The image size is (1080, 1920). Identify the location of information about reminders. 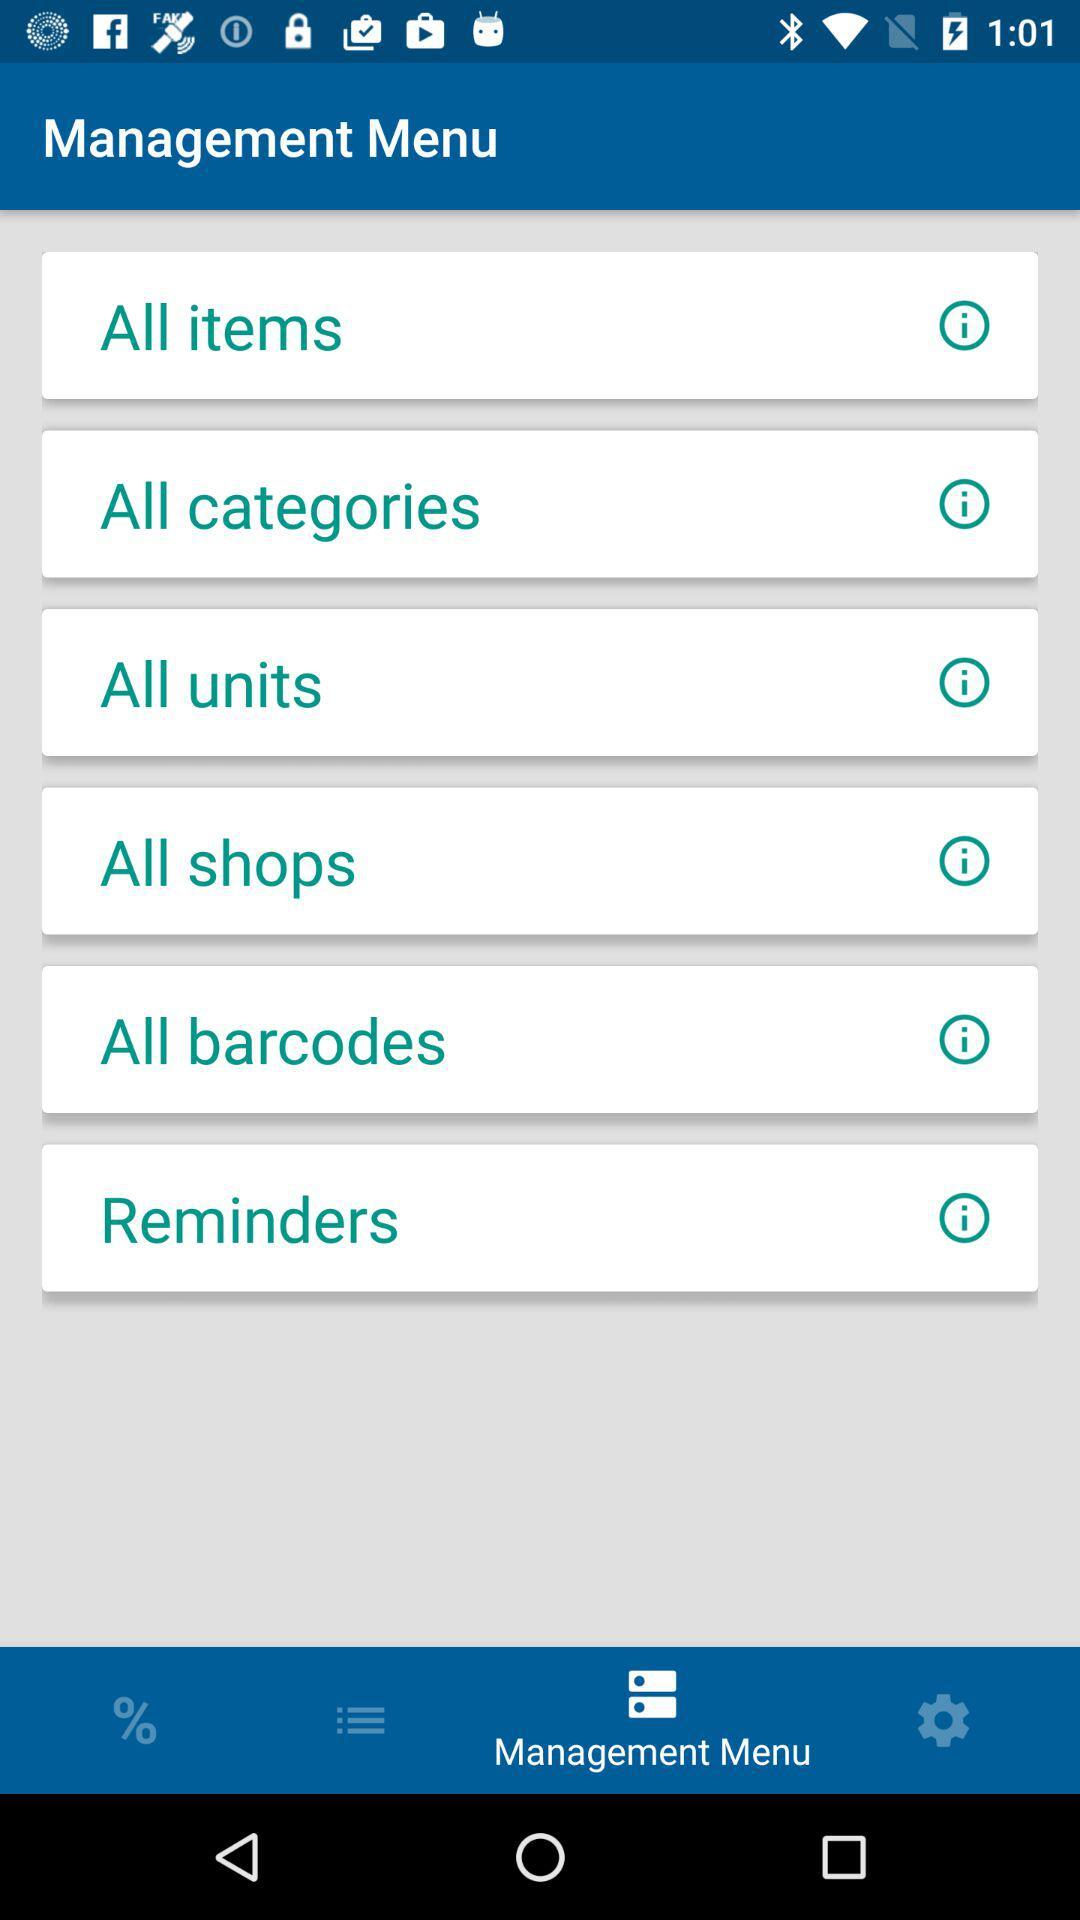
(963, 1217).